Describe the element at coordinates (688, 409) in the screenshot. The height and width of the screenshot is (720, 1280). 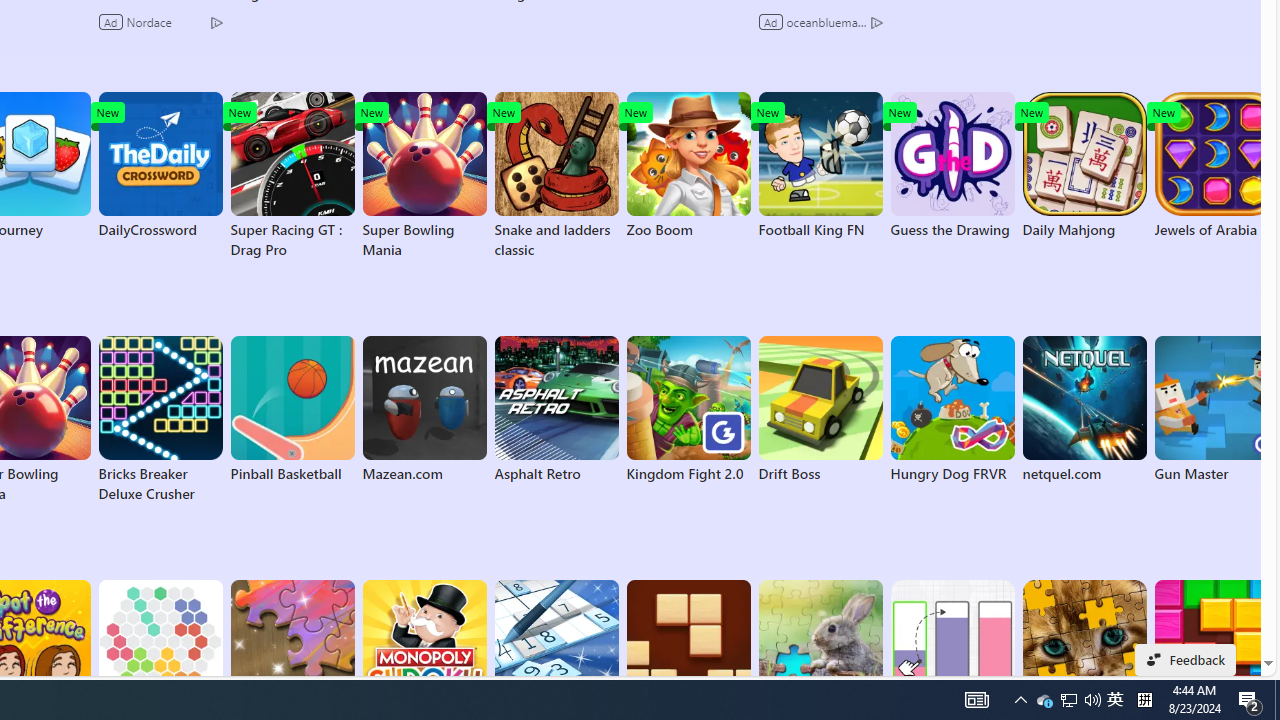
I see `'Kingdom Fight 2.0'` at that location.